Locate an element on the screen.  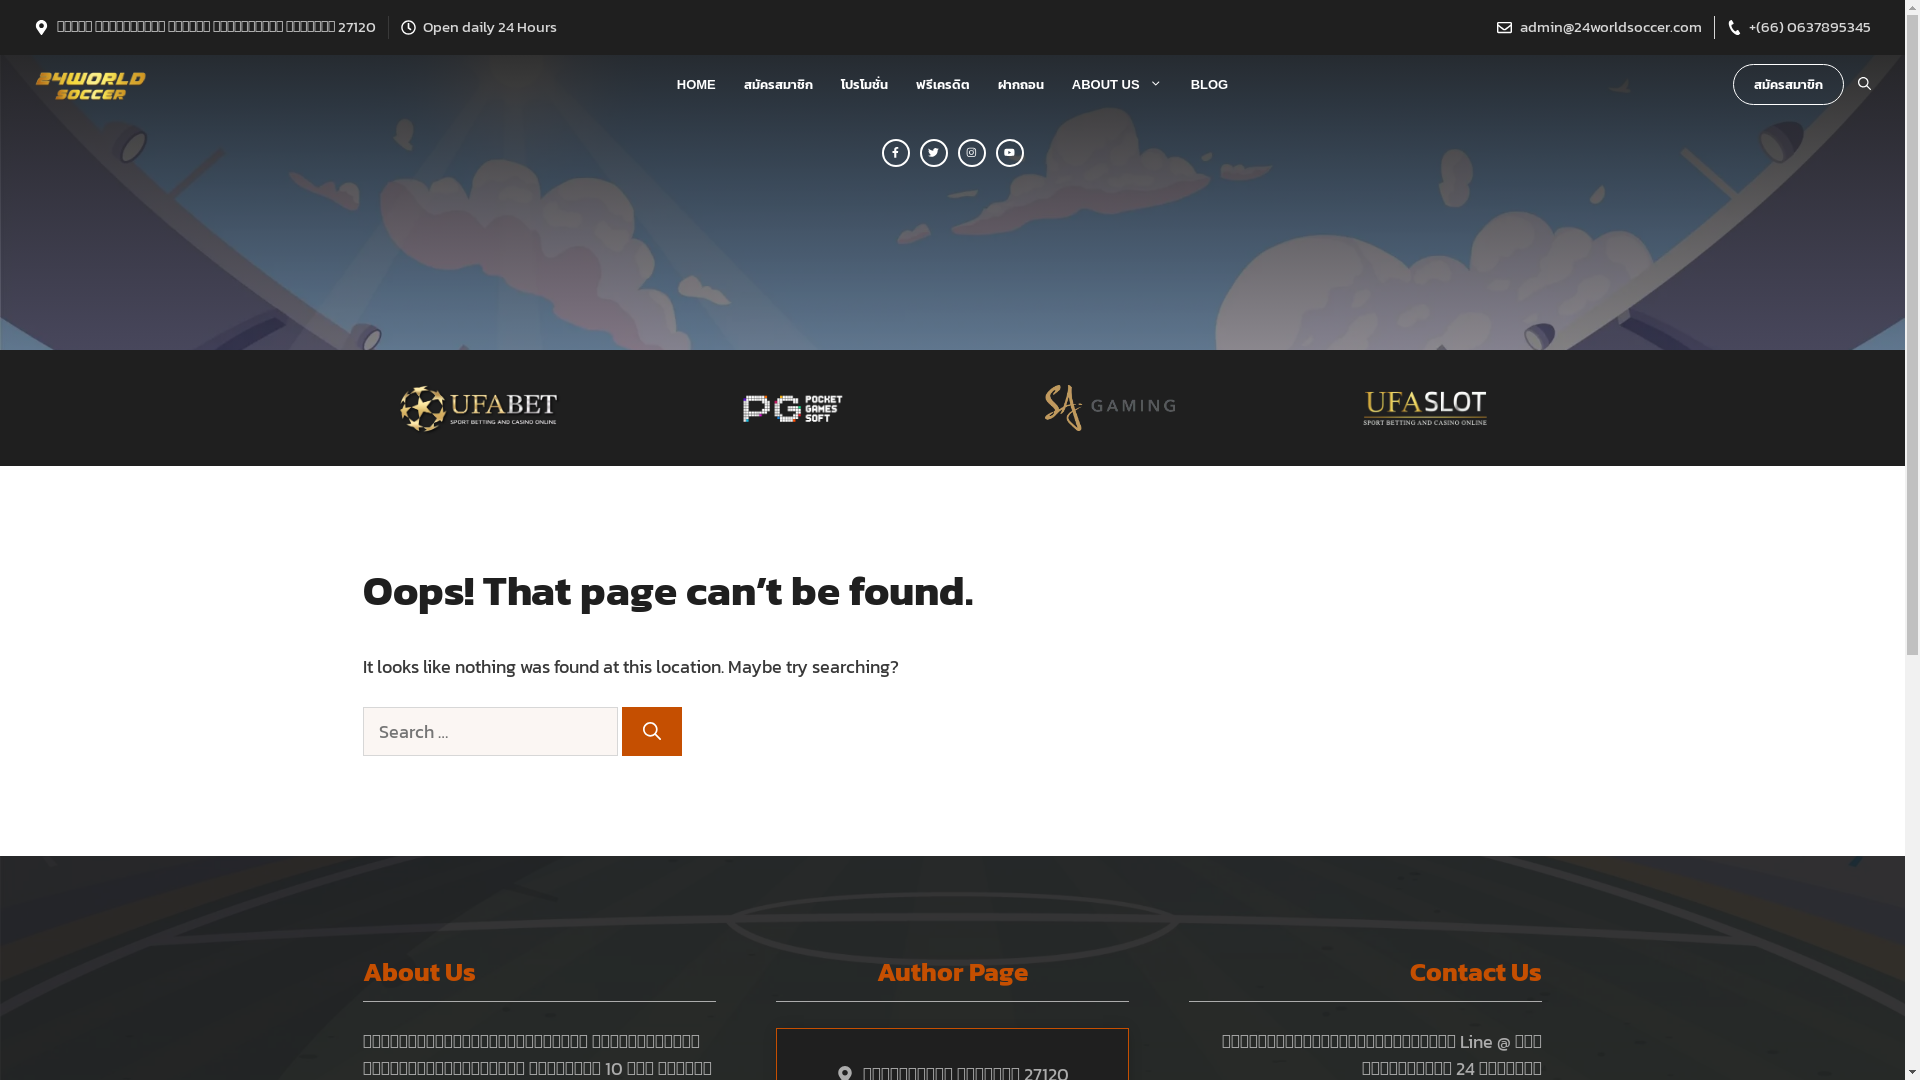
'Contact Us' is located at coordinates (1476, 970).